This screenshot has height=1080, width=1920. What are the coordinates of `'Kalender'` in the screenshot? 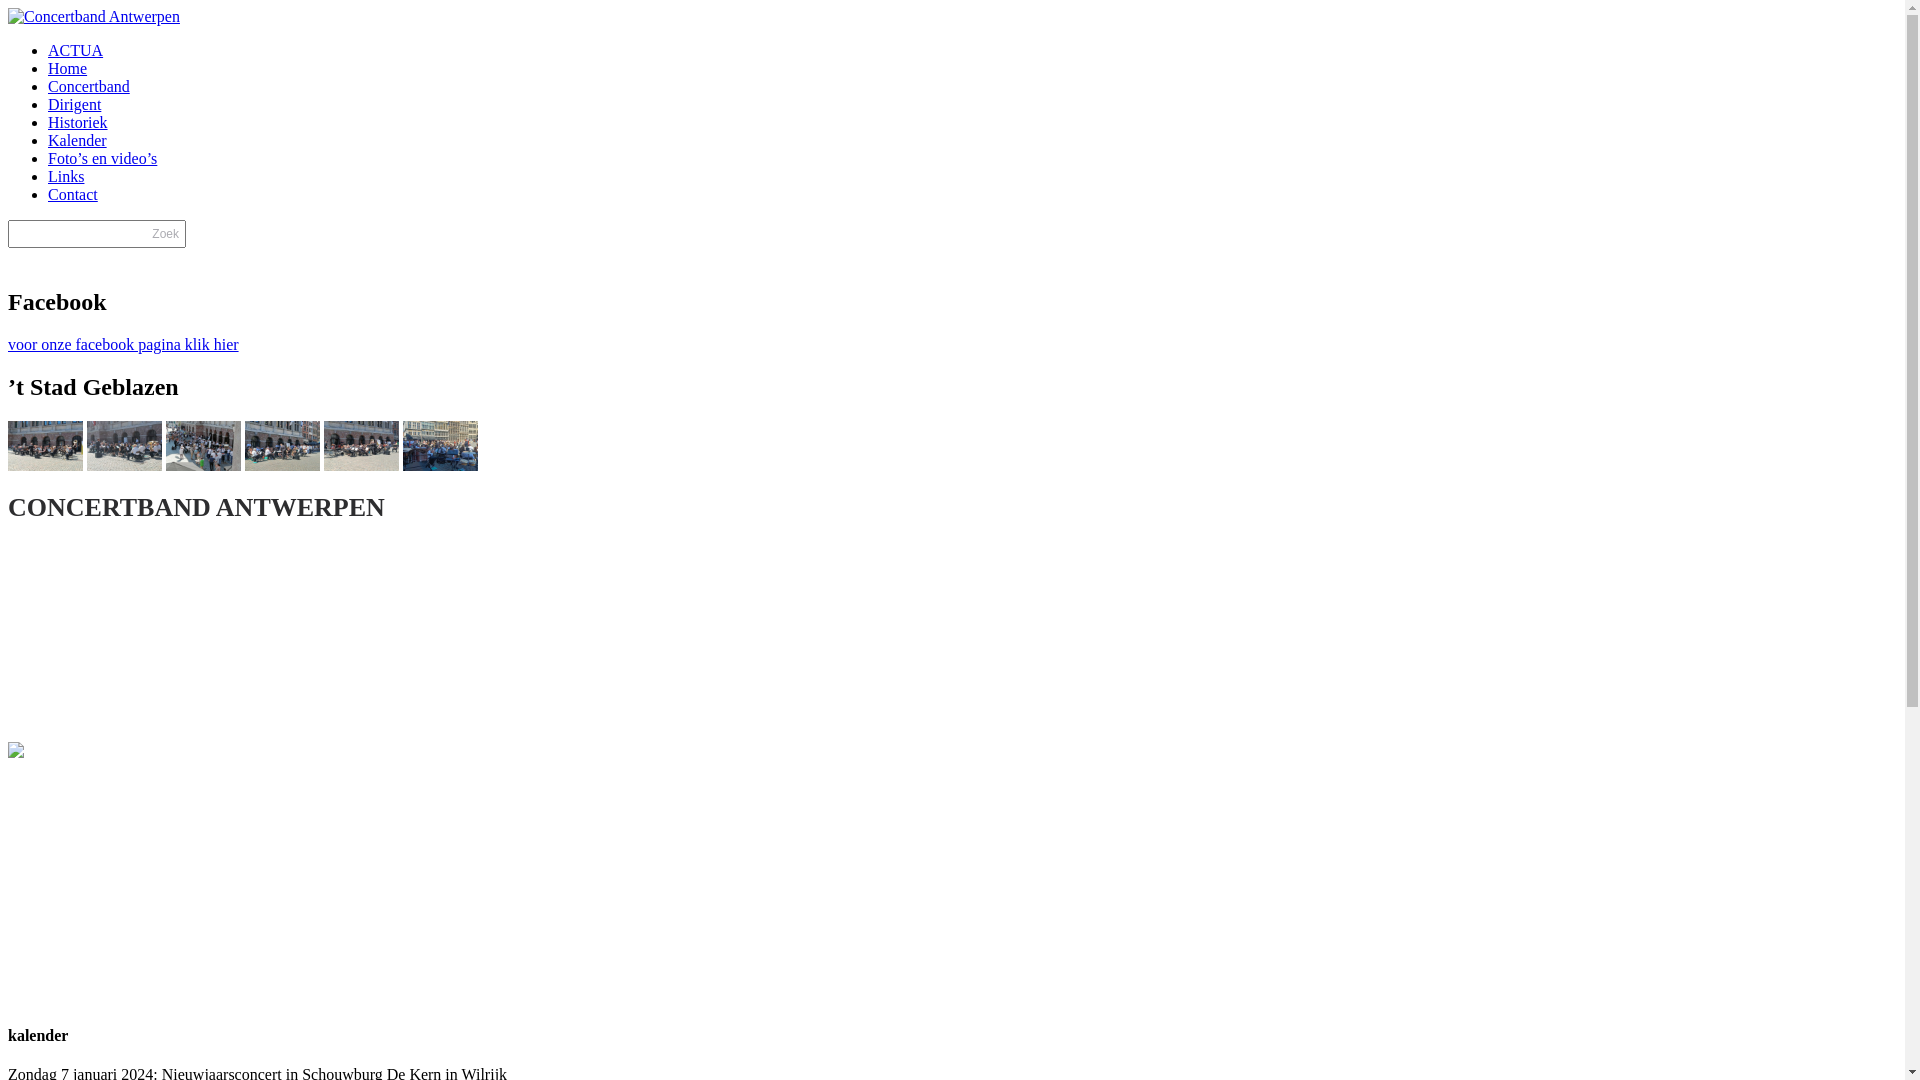 It's located at (77, 139).